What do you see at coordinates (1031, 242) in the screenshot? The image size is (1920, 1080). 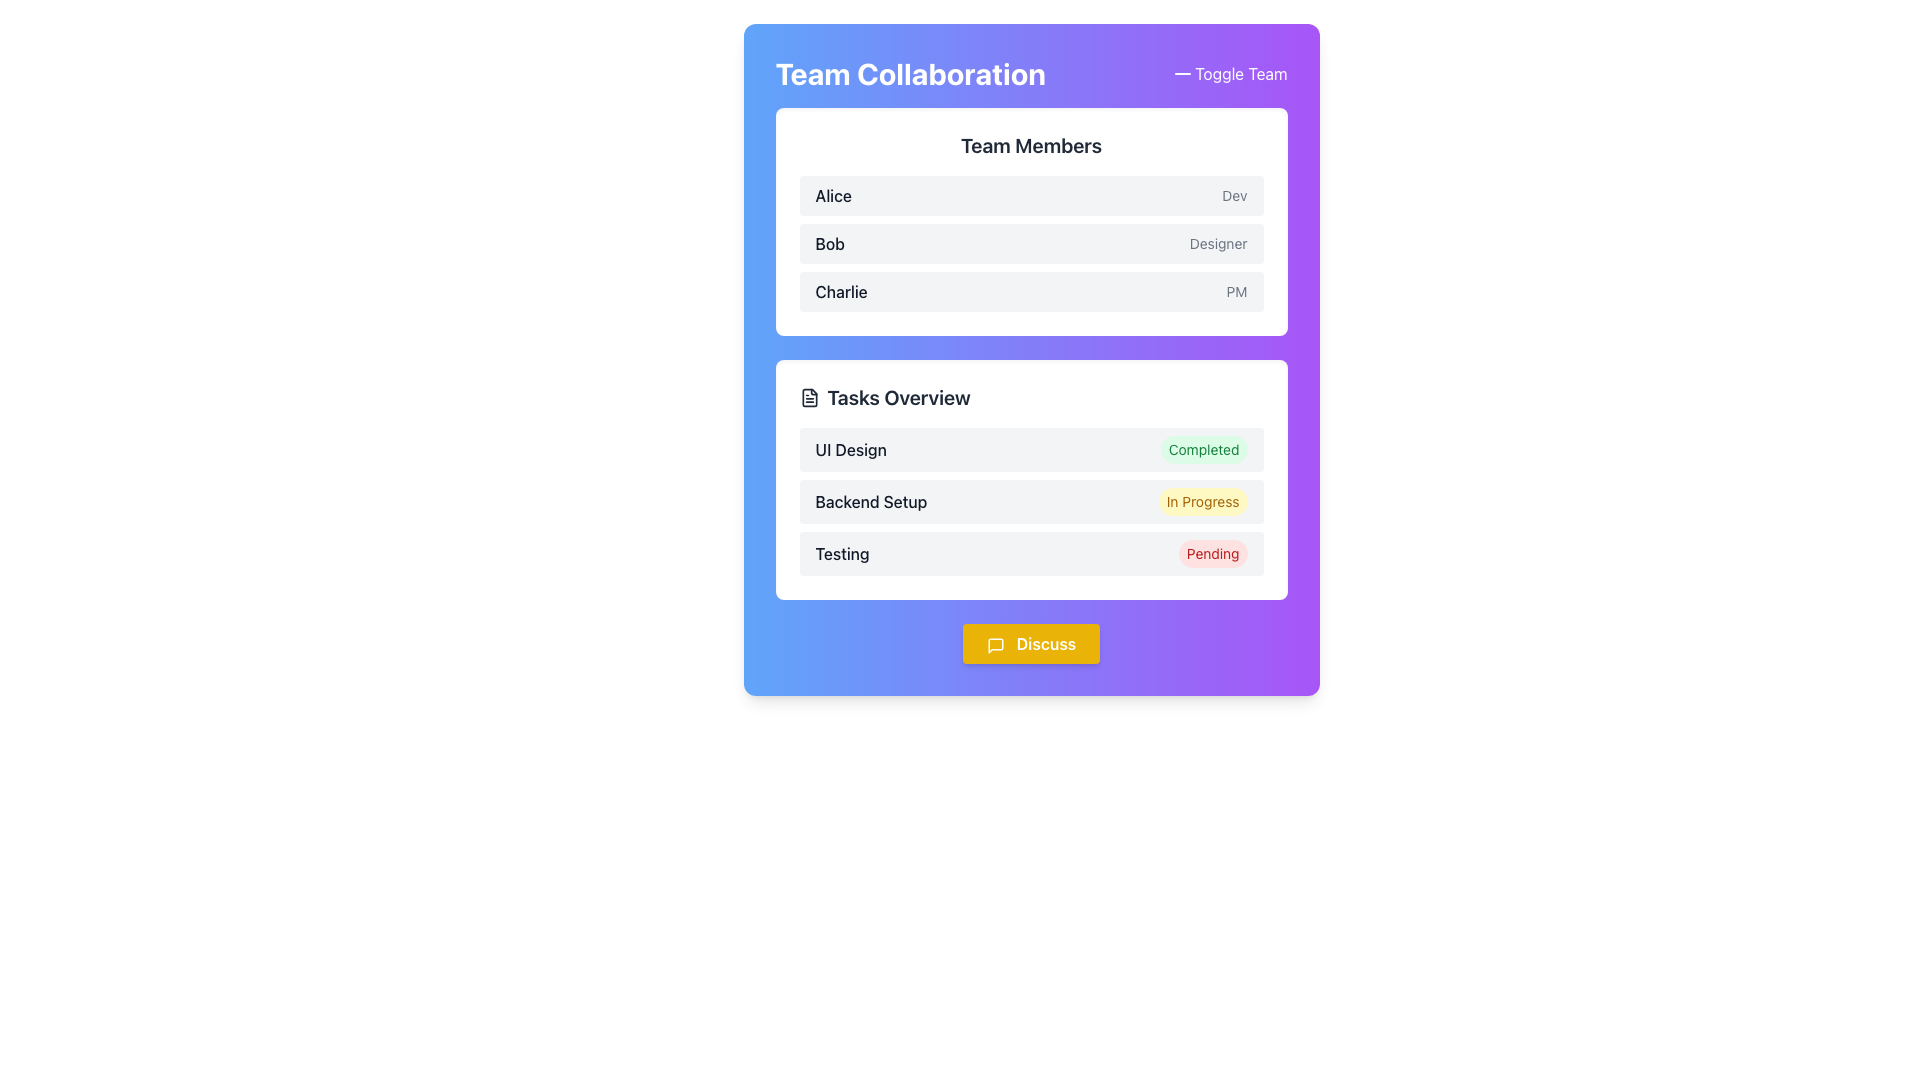 I see `the second row of the team members list that displays 'Bob' on the left and 'Designer' on the right, which has a light grey background` at bounding box center [1031, 242].